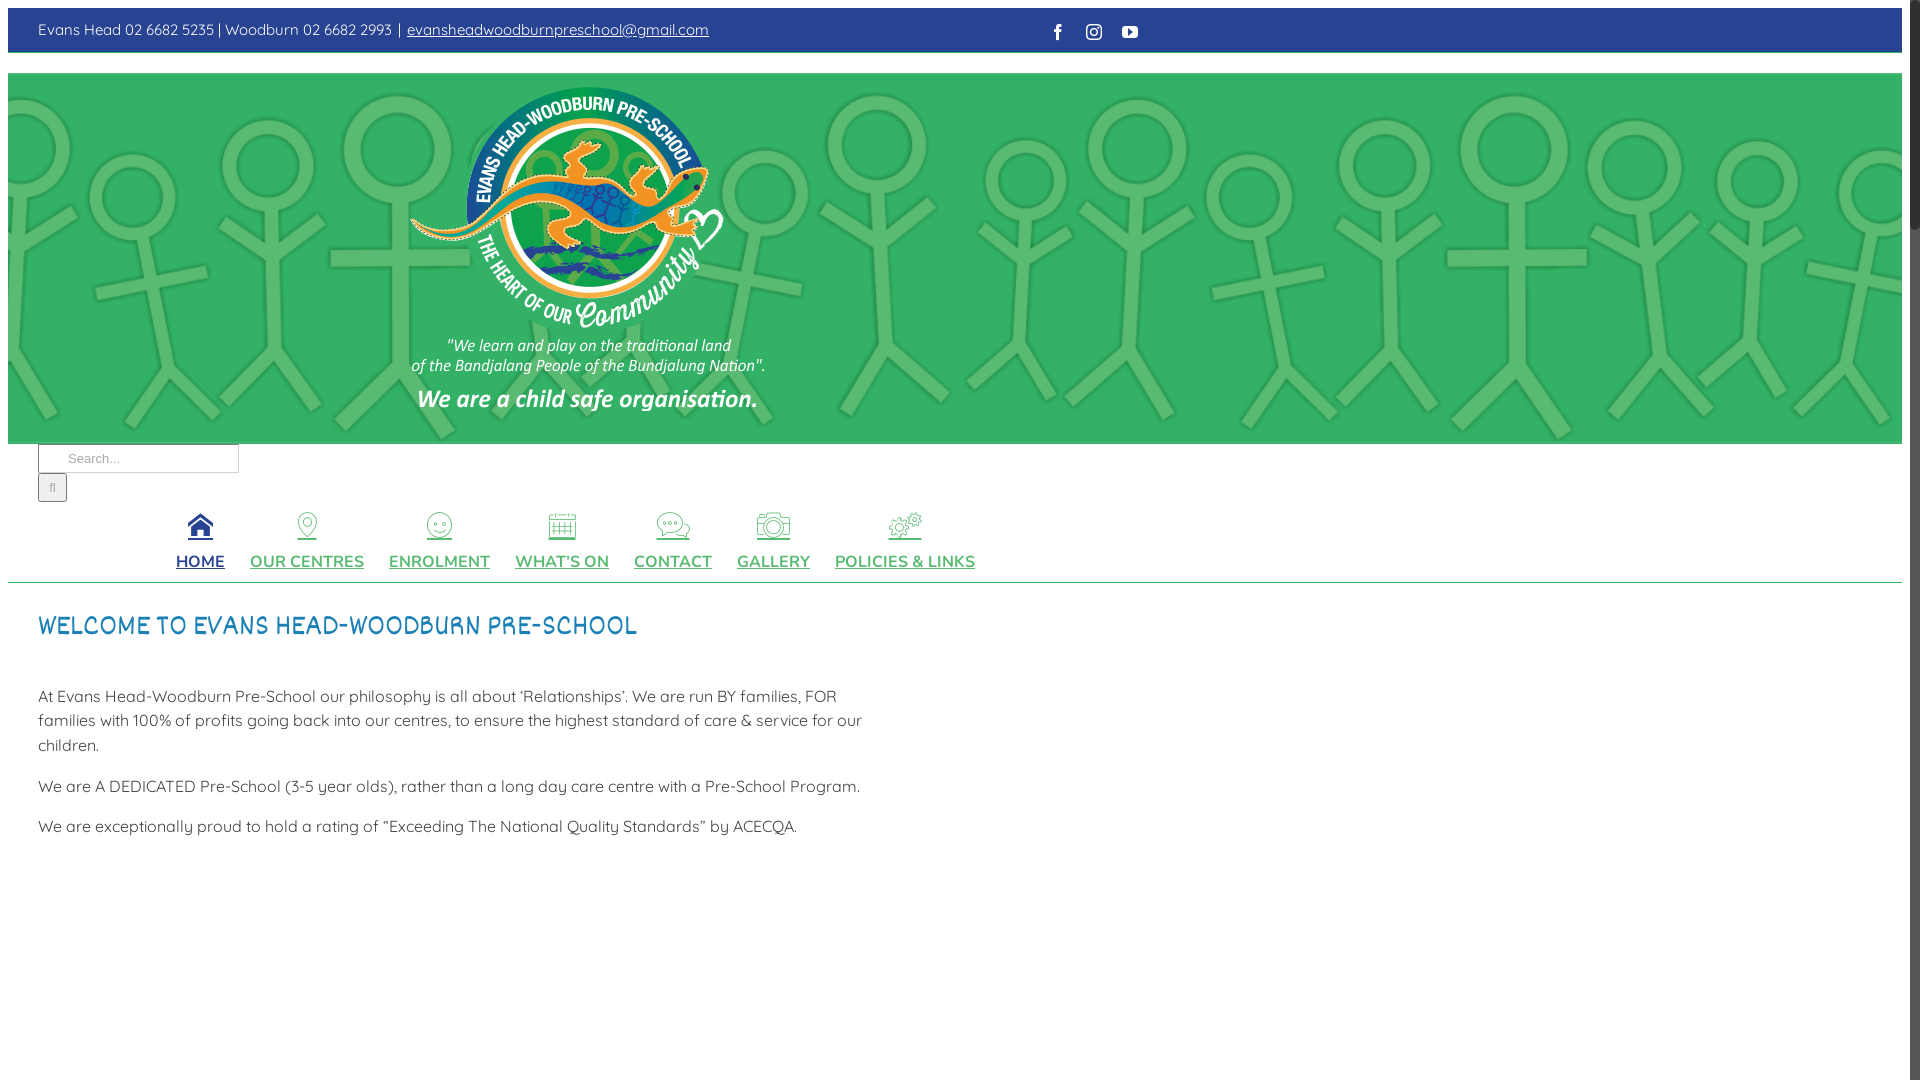 The height and width of the screenshot is (1080, 1920). What do you see at coordinates (632, 542) in the screenshot?
I see `'CONTACT'` at bounding box center [632, 542].